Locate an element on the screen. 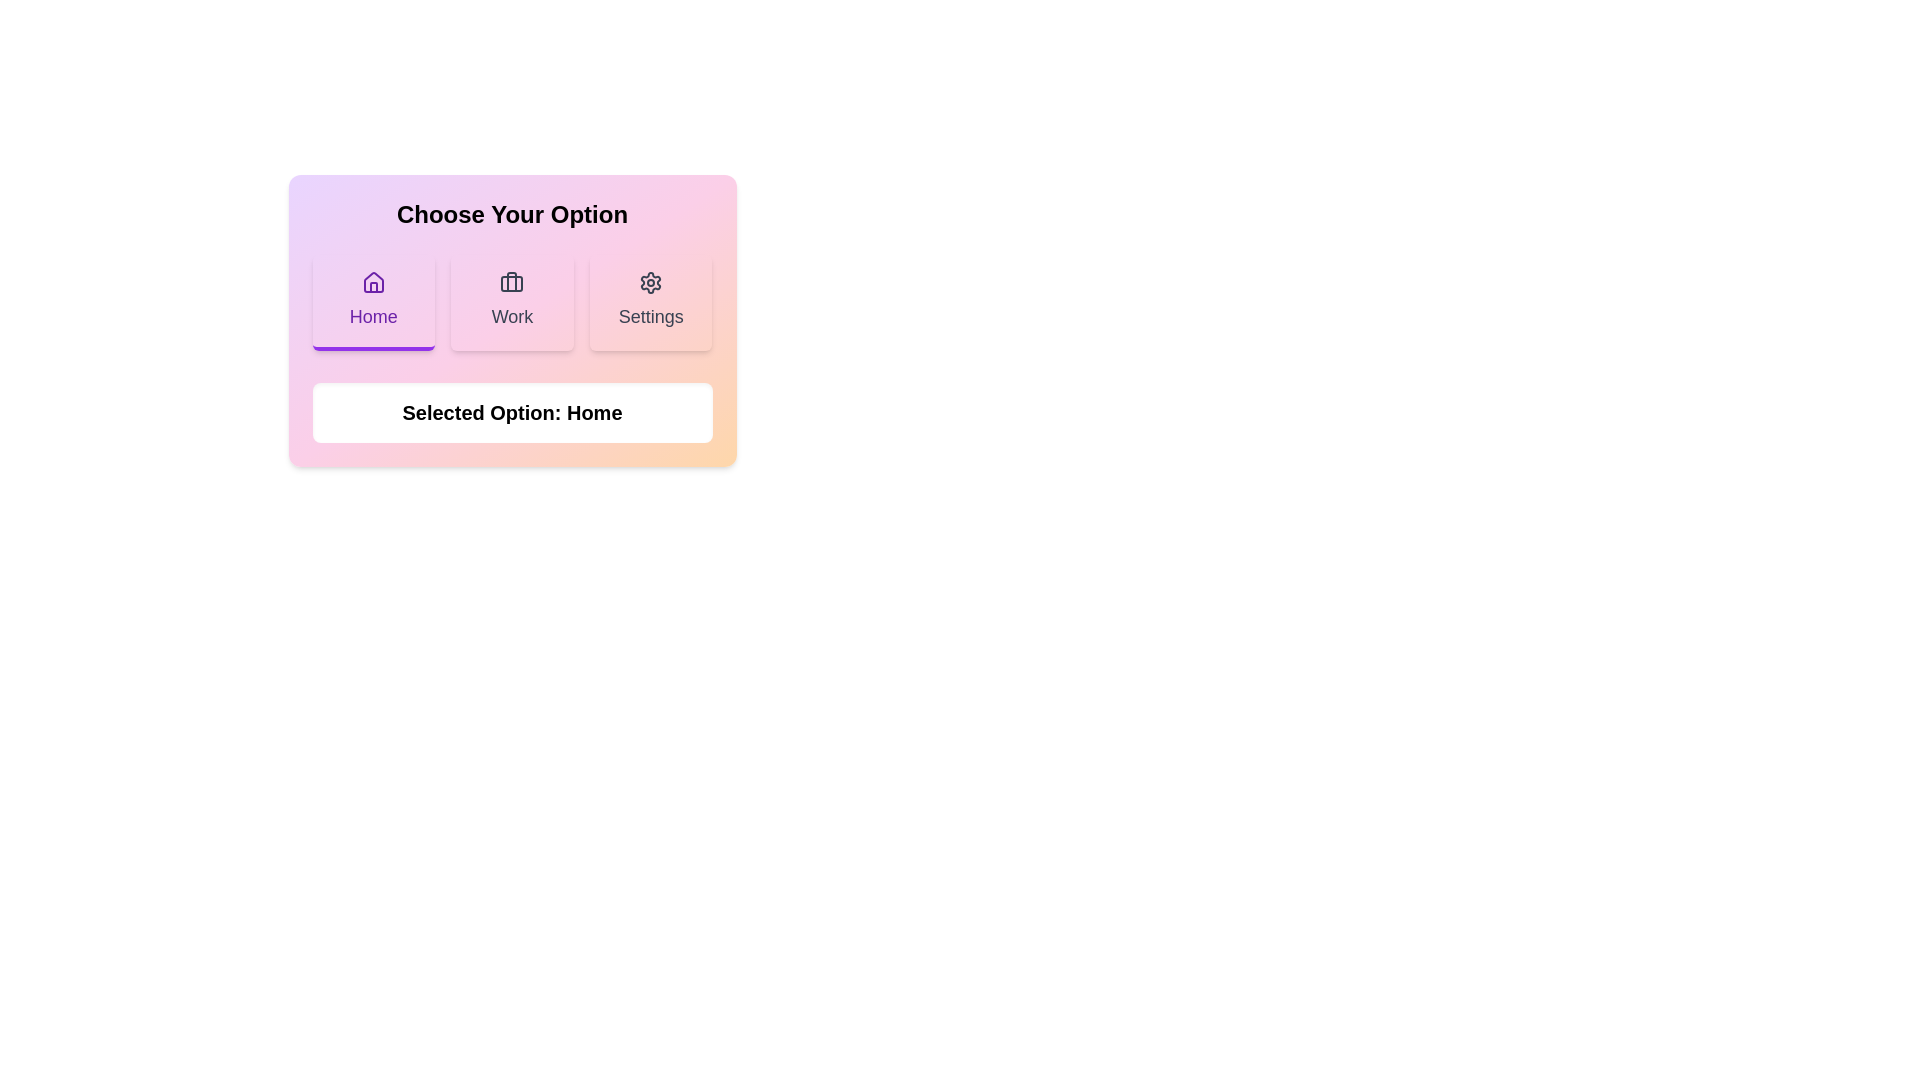  any of the buttons labeled 'Home', 'Work', or 'Settings' in the composite UI component titled 'Choose Your Option' is located at coordinates (512, 319).